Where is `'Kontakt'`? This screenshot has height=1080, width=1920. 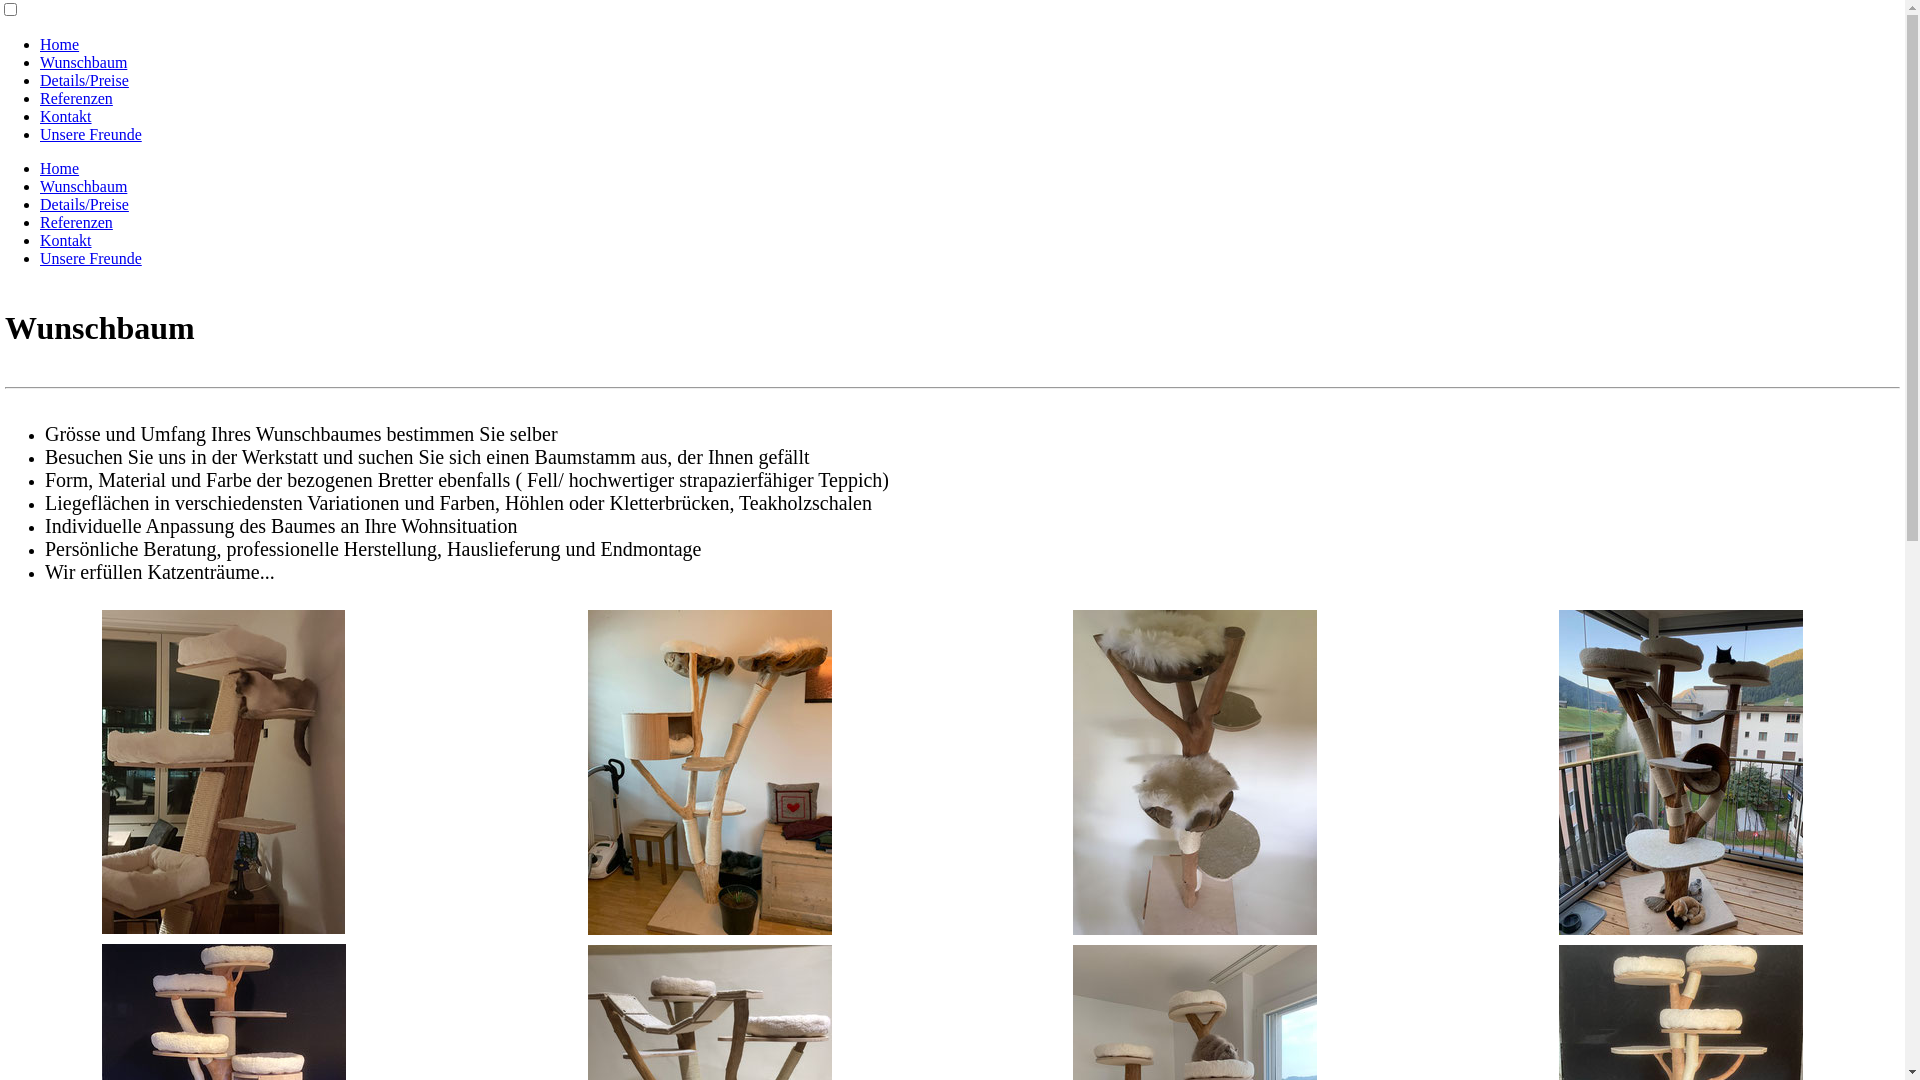
'Kontakt' is located at coordinates (66, 116).